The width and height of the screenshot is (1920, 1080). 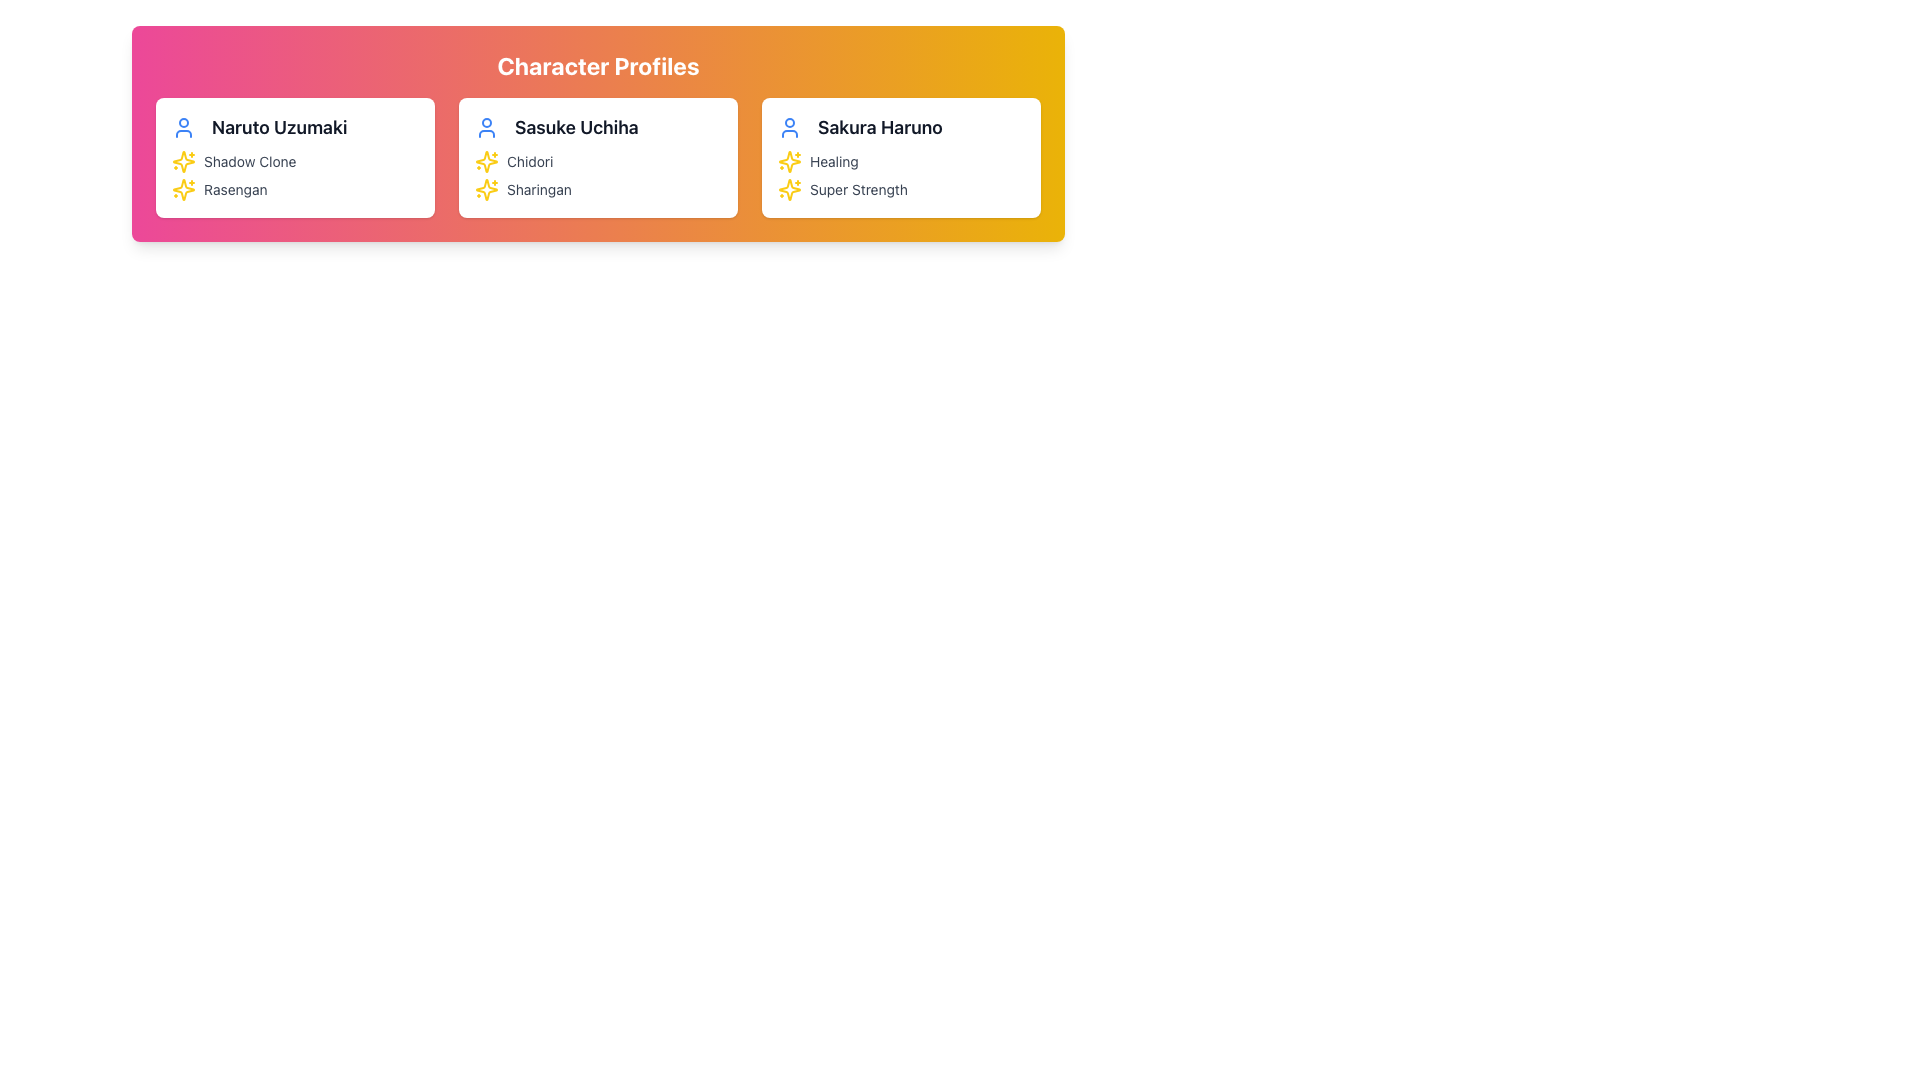 I want to click on the text label displaying 'Sasuke Uchiha' in the character profile card, located under the 'Character Profiles' header, so click(x=575, y=127).